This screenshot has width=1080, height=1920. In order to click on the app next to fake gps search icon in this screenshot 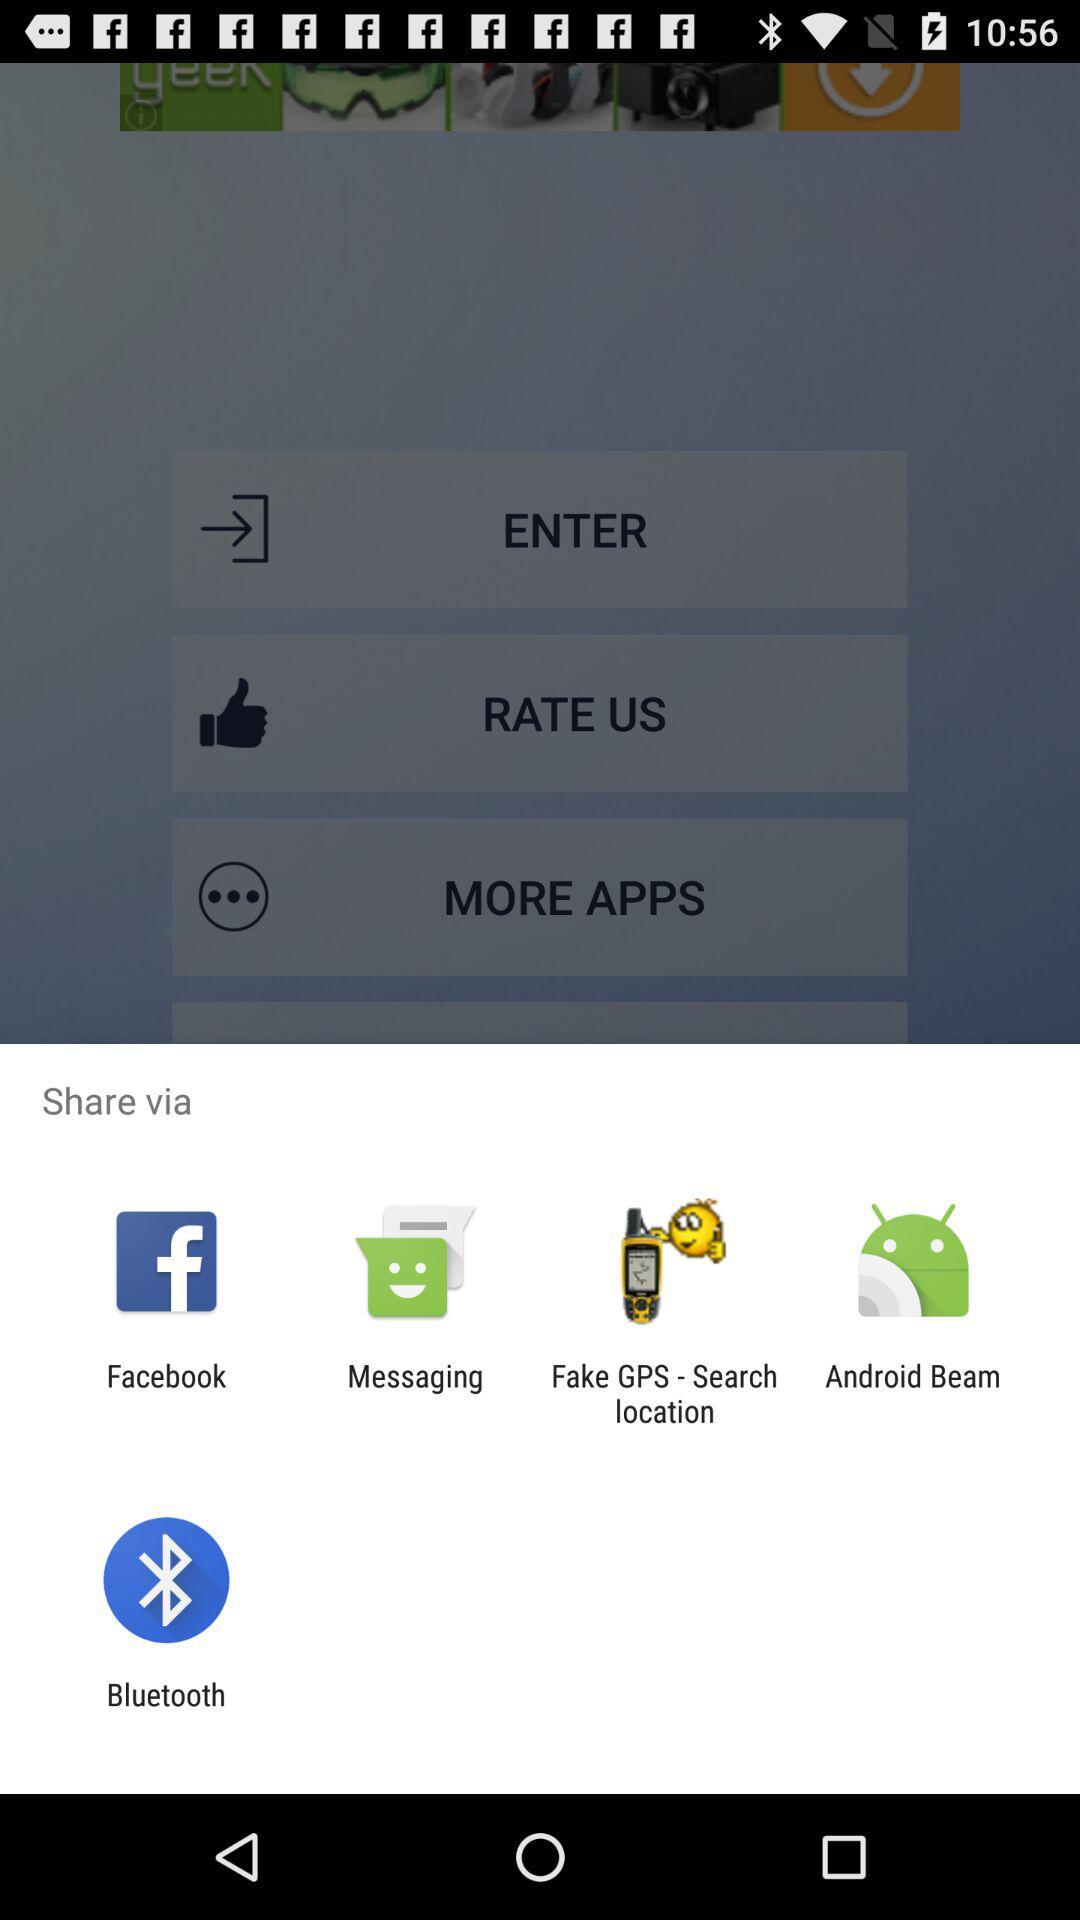, I will do `click(414, 1392)`.